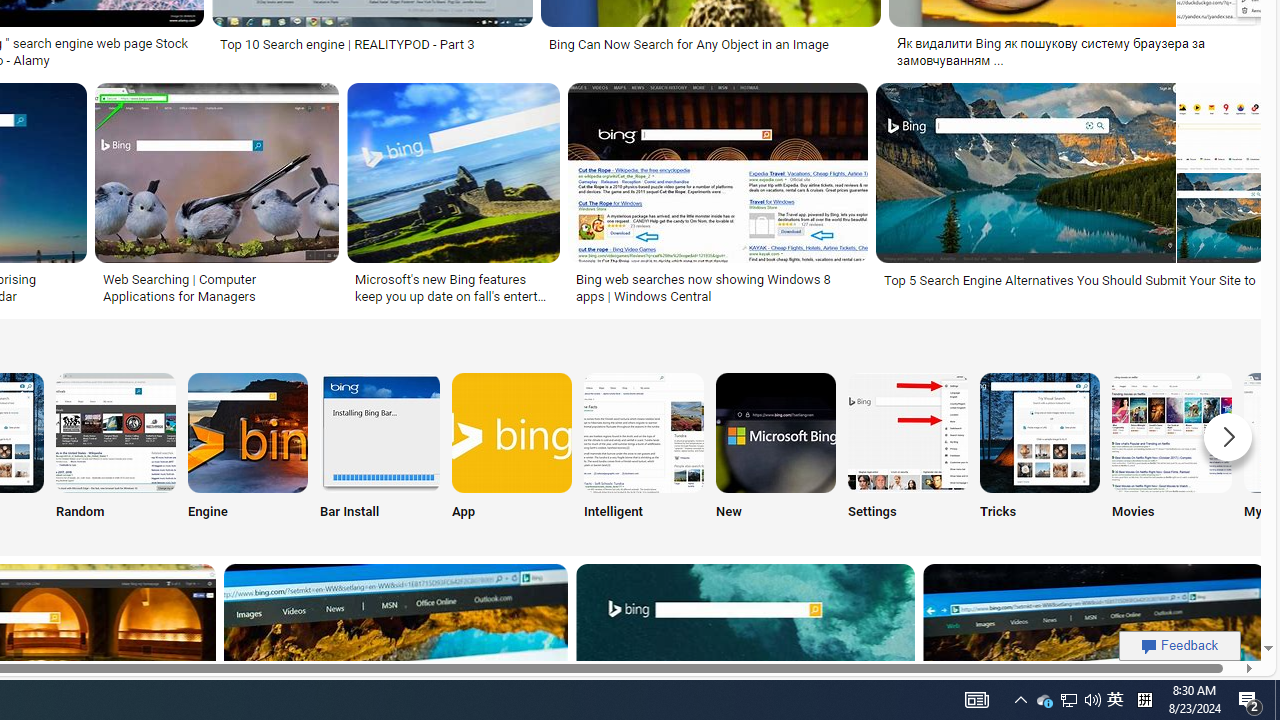 This screenshot has height=720, width=1280. What do you see at coordinates (247, 431) in the screenshot?
I see `'Bing the Search Engine'` at bounding box center [247, 431].